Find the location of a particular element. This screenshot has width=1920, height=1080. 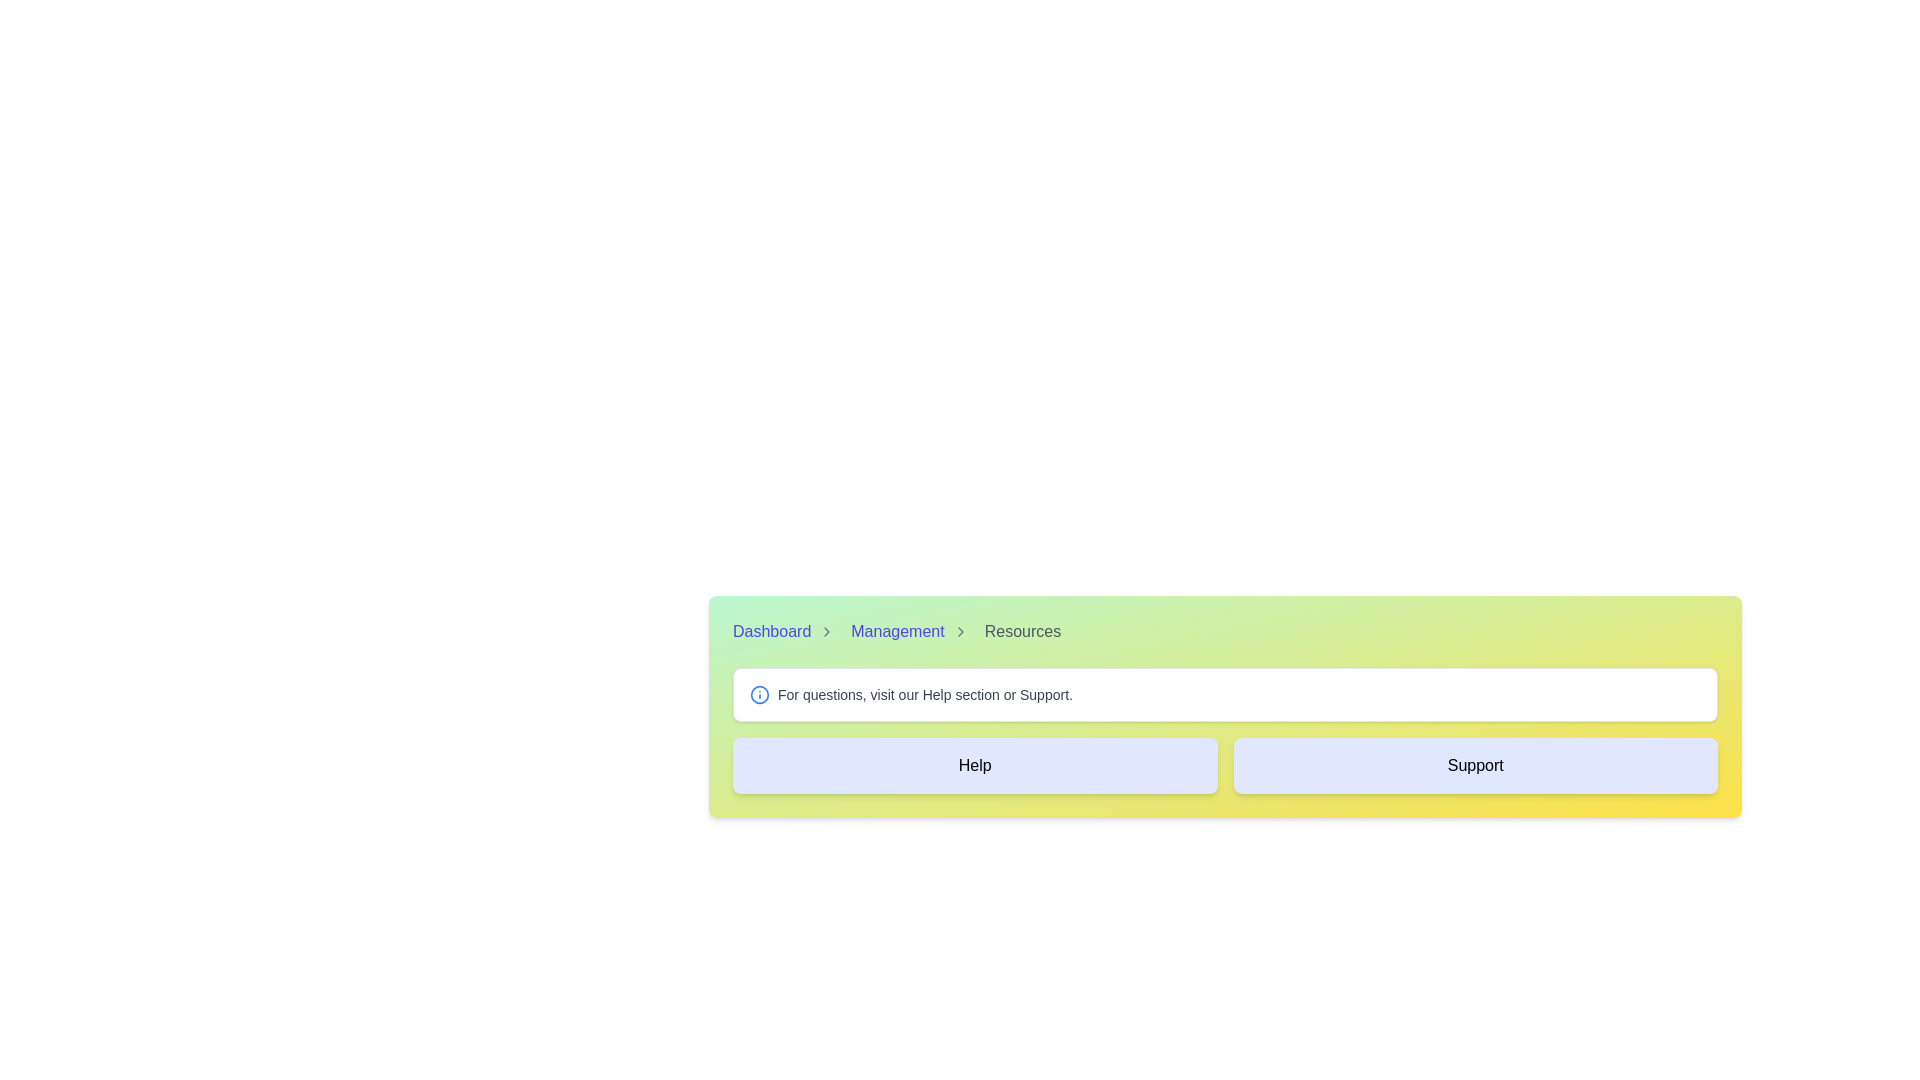

the Breadcrumb navigation links is located at coordinates (1224, 632).